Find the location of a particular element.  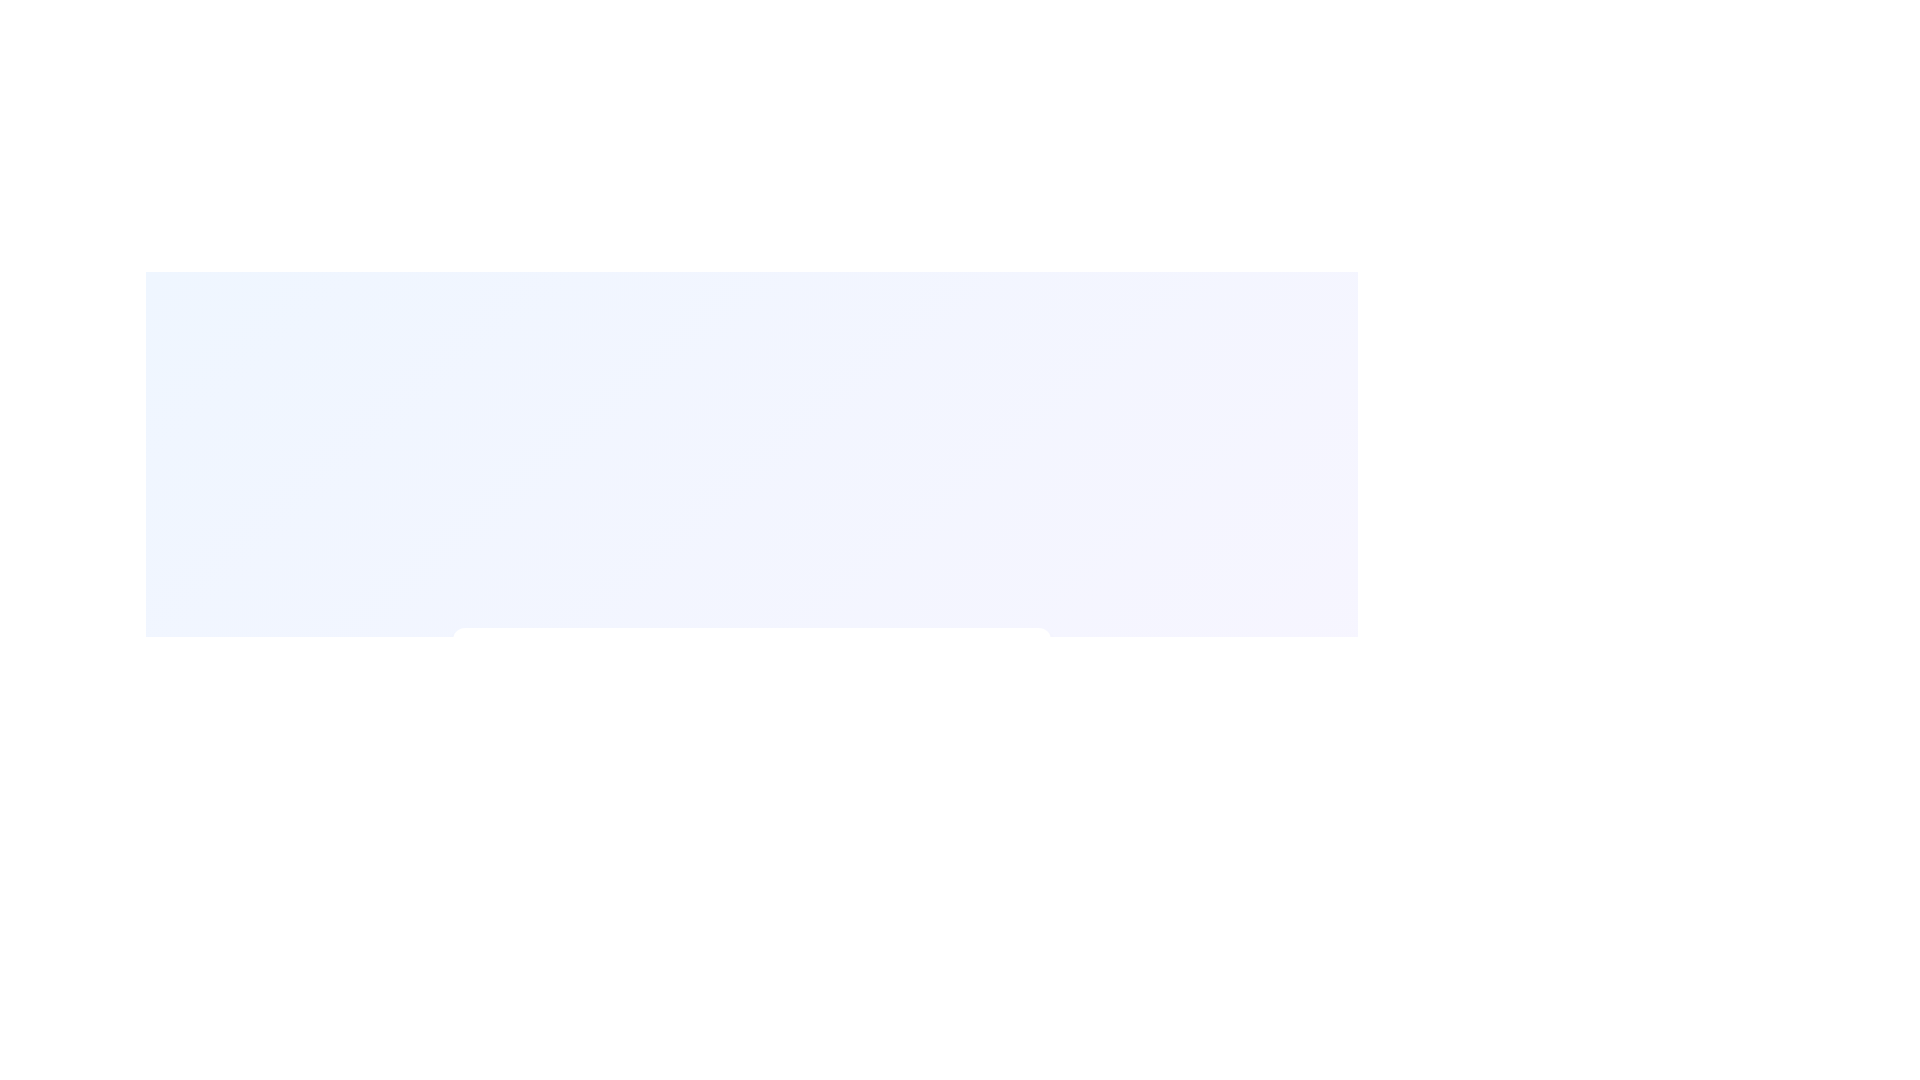

the central circular graphical element styled in green within the SVG representation is located at coordinates (509, 686).